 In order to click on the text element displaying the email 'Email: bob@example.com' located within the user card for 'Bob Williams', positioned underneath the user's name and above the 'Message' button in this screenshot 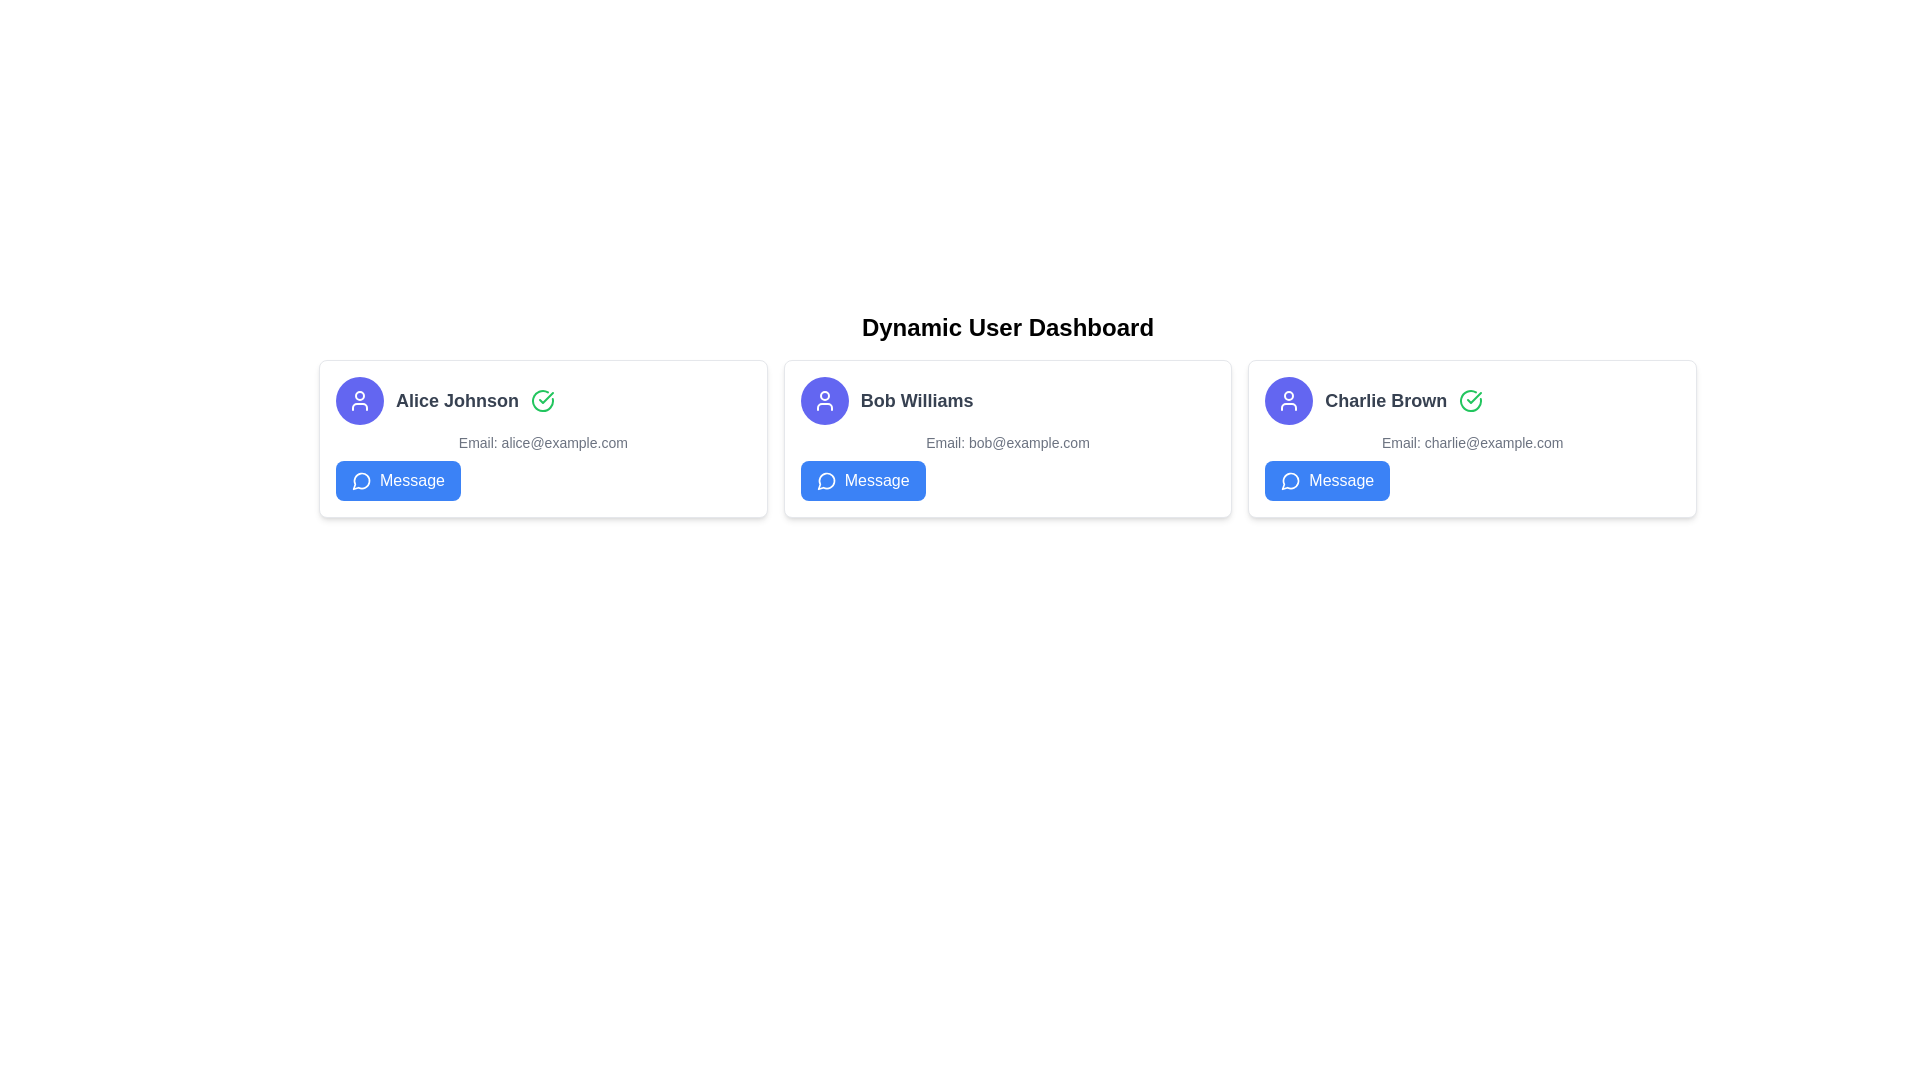, I will do `click(1008, 442)`.